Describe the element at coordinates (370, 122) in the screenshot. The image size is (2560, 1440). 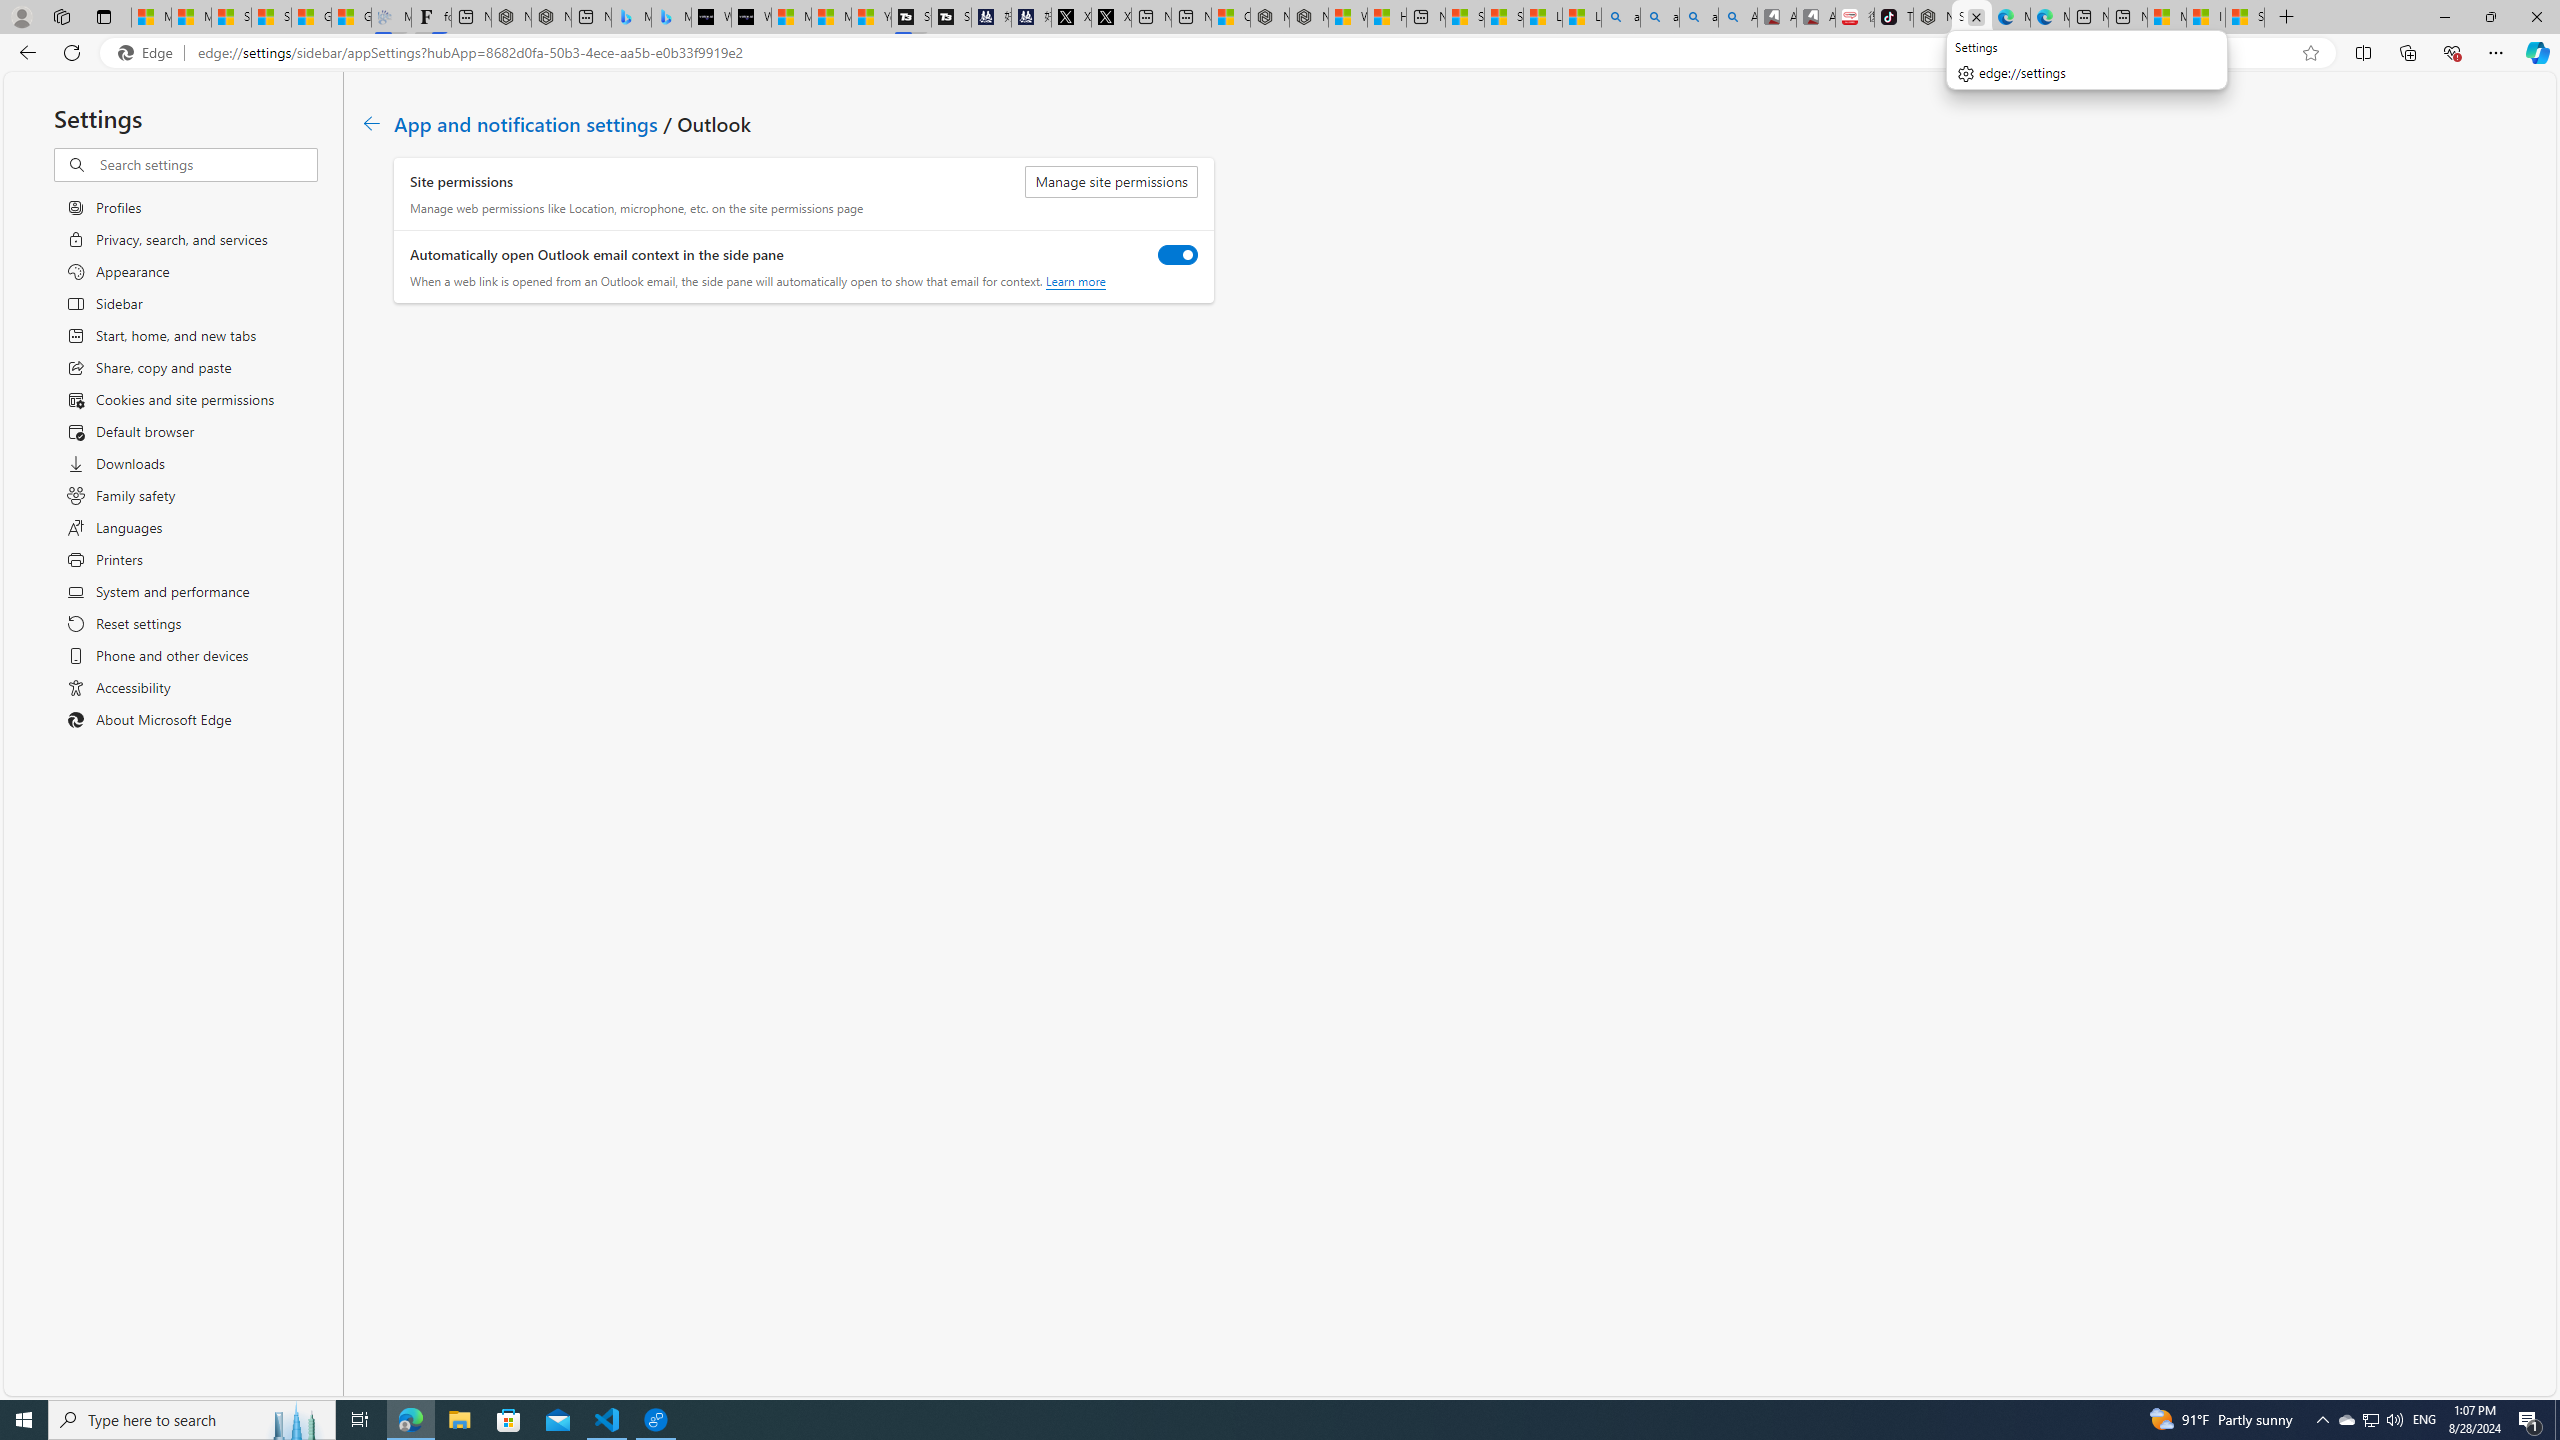
I see `'Class: c01188'` at that location.